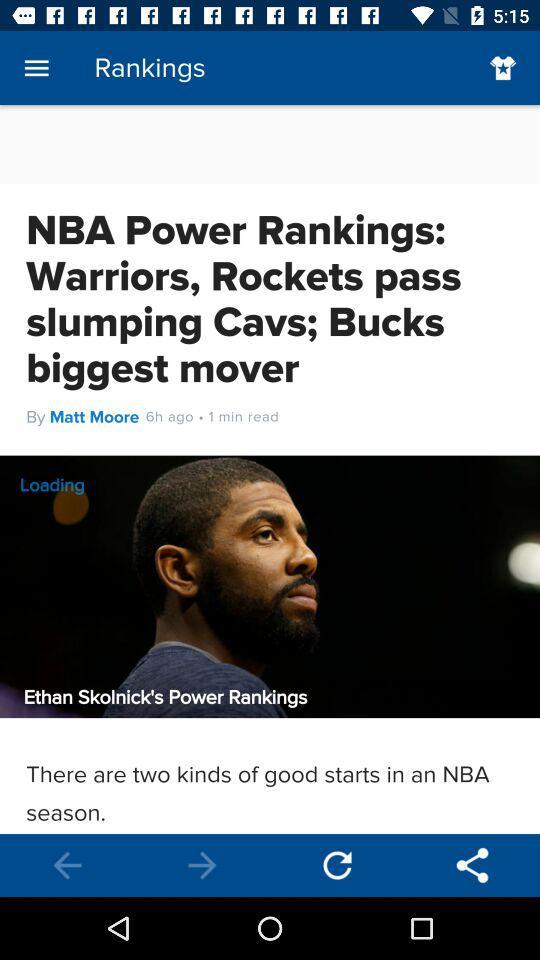 Image resolution: width=540 pixels, height=960 pixels. What do you see at coordinates (337, 864) in the screenshot?
I see `refresh the current page` at bounding box center [337, 864].